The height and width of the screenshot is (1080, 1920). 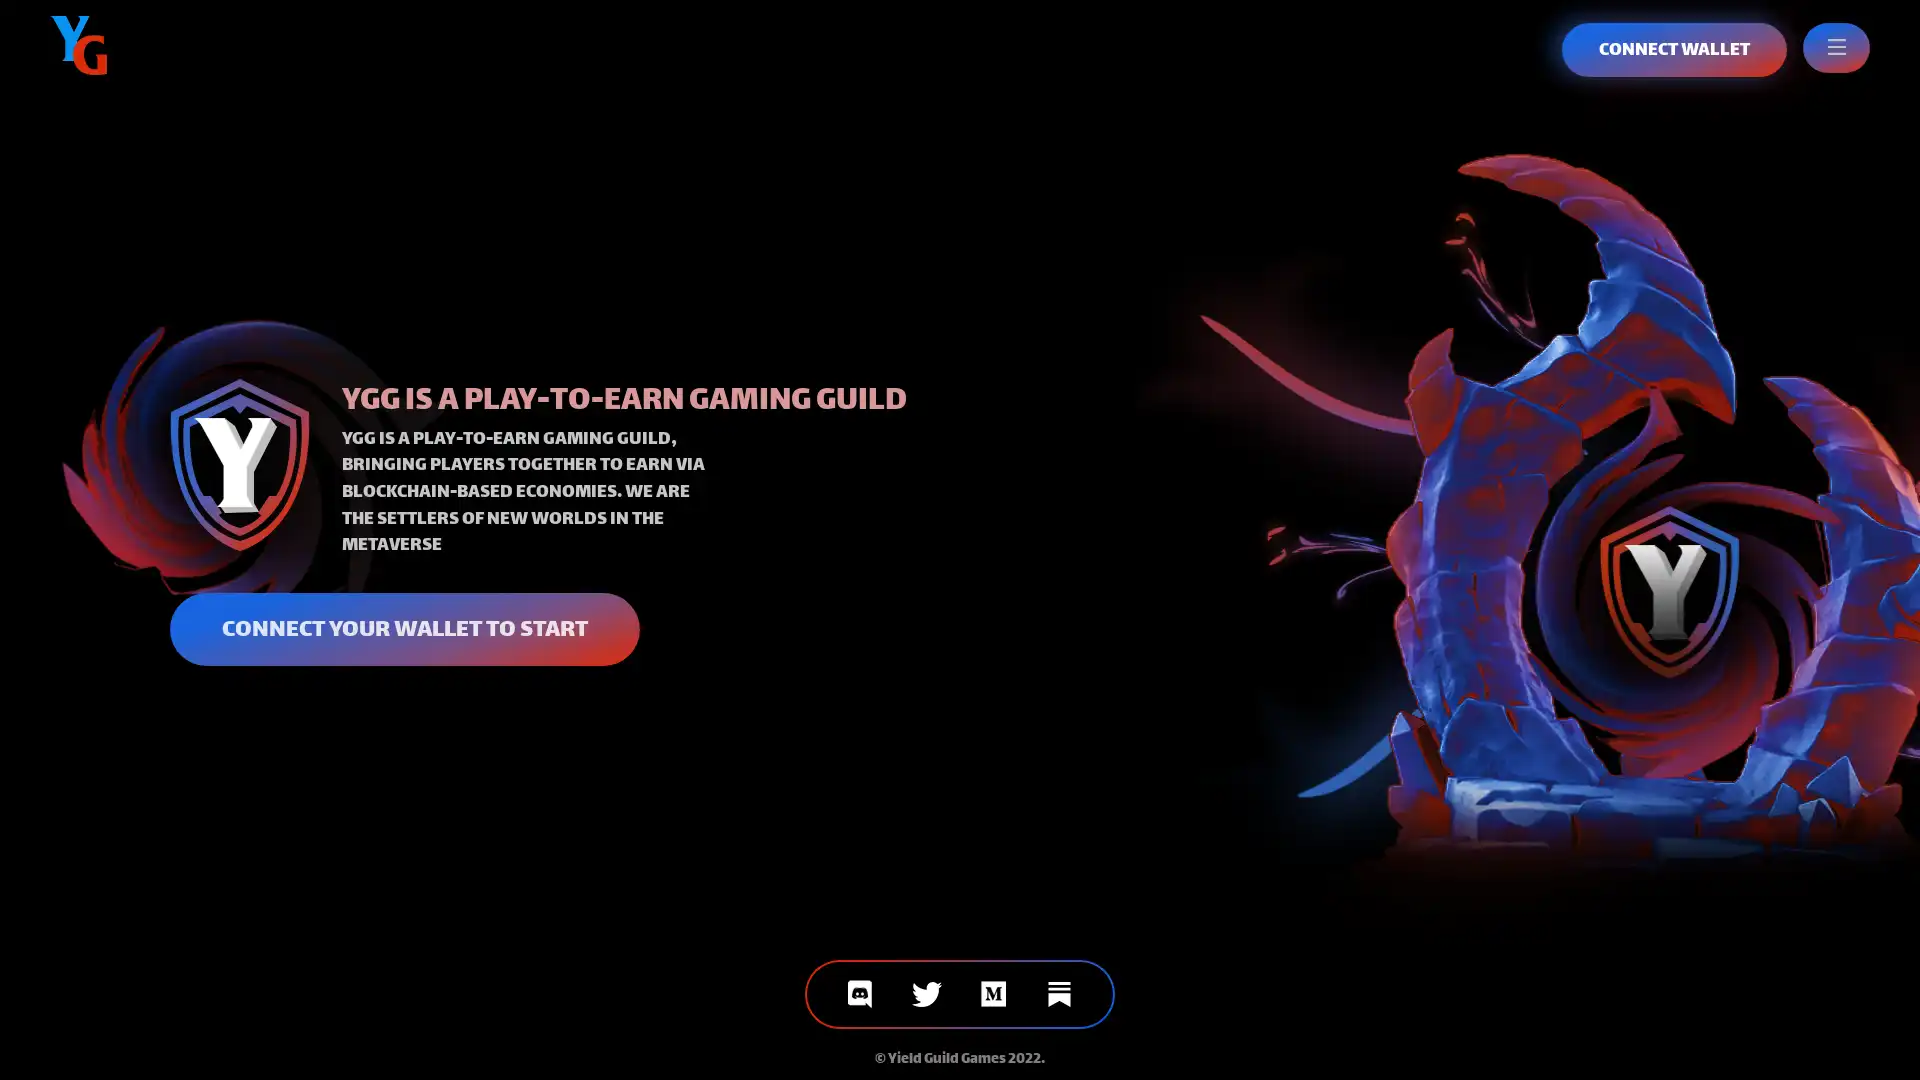 I want to click on CONNECT WALLET, so click(x=1674, y=49).